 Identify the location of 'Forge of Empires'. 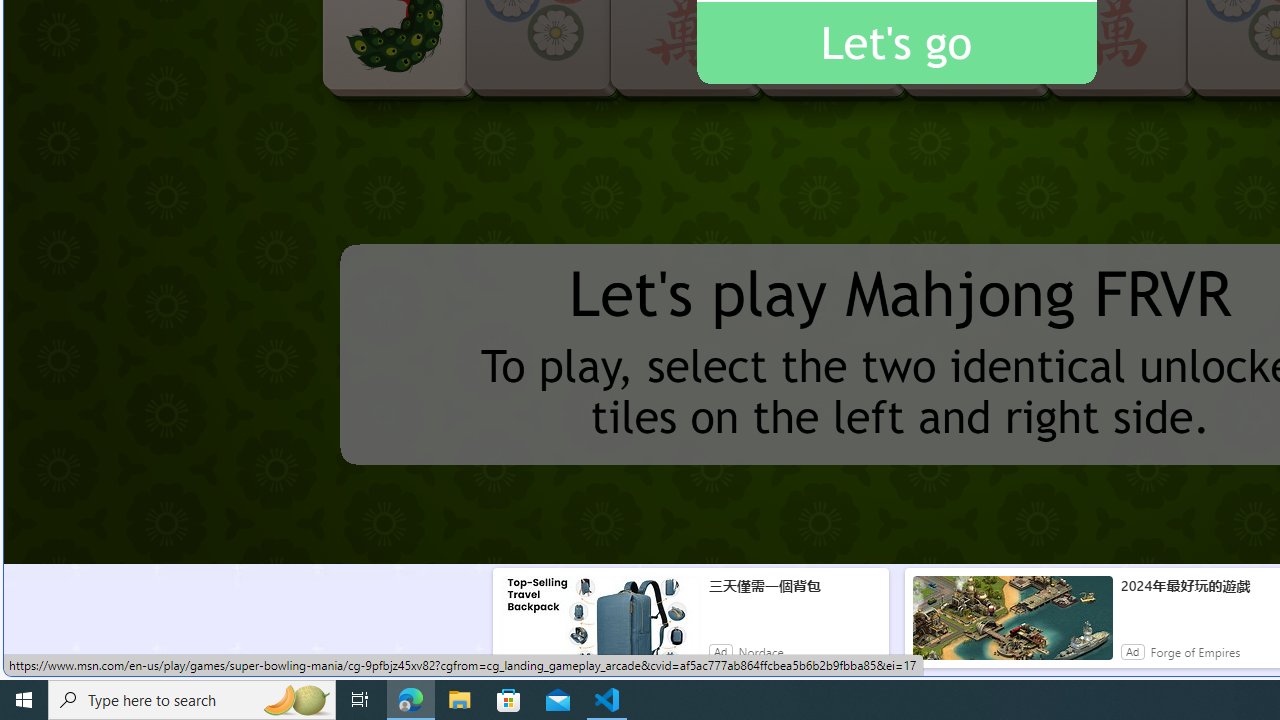
(1195, 651).